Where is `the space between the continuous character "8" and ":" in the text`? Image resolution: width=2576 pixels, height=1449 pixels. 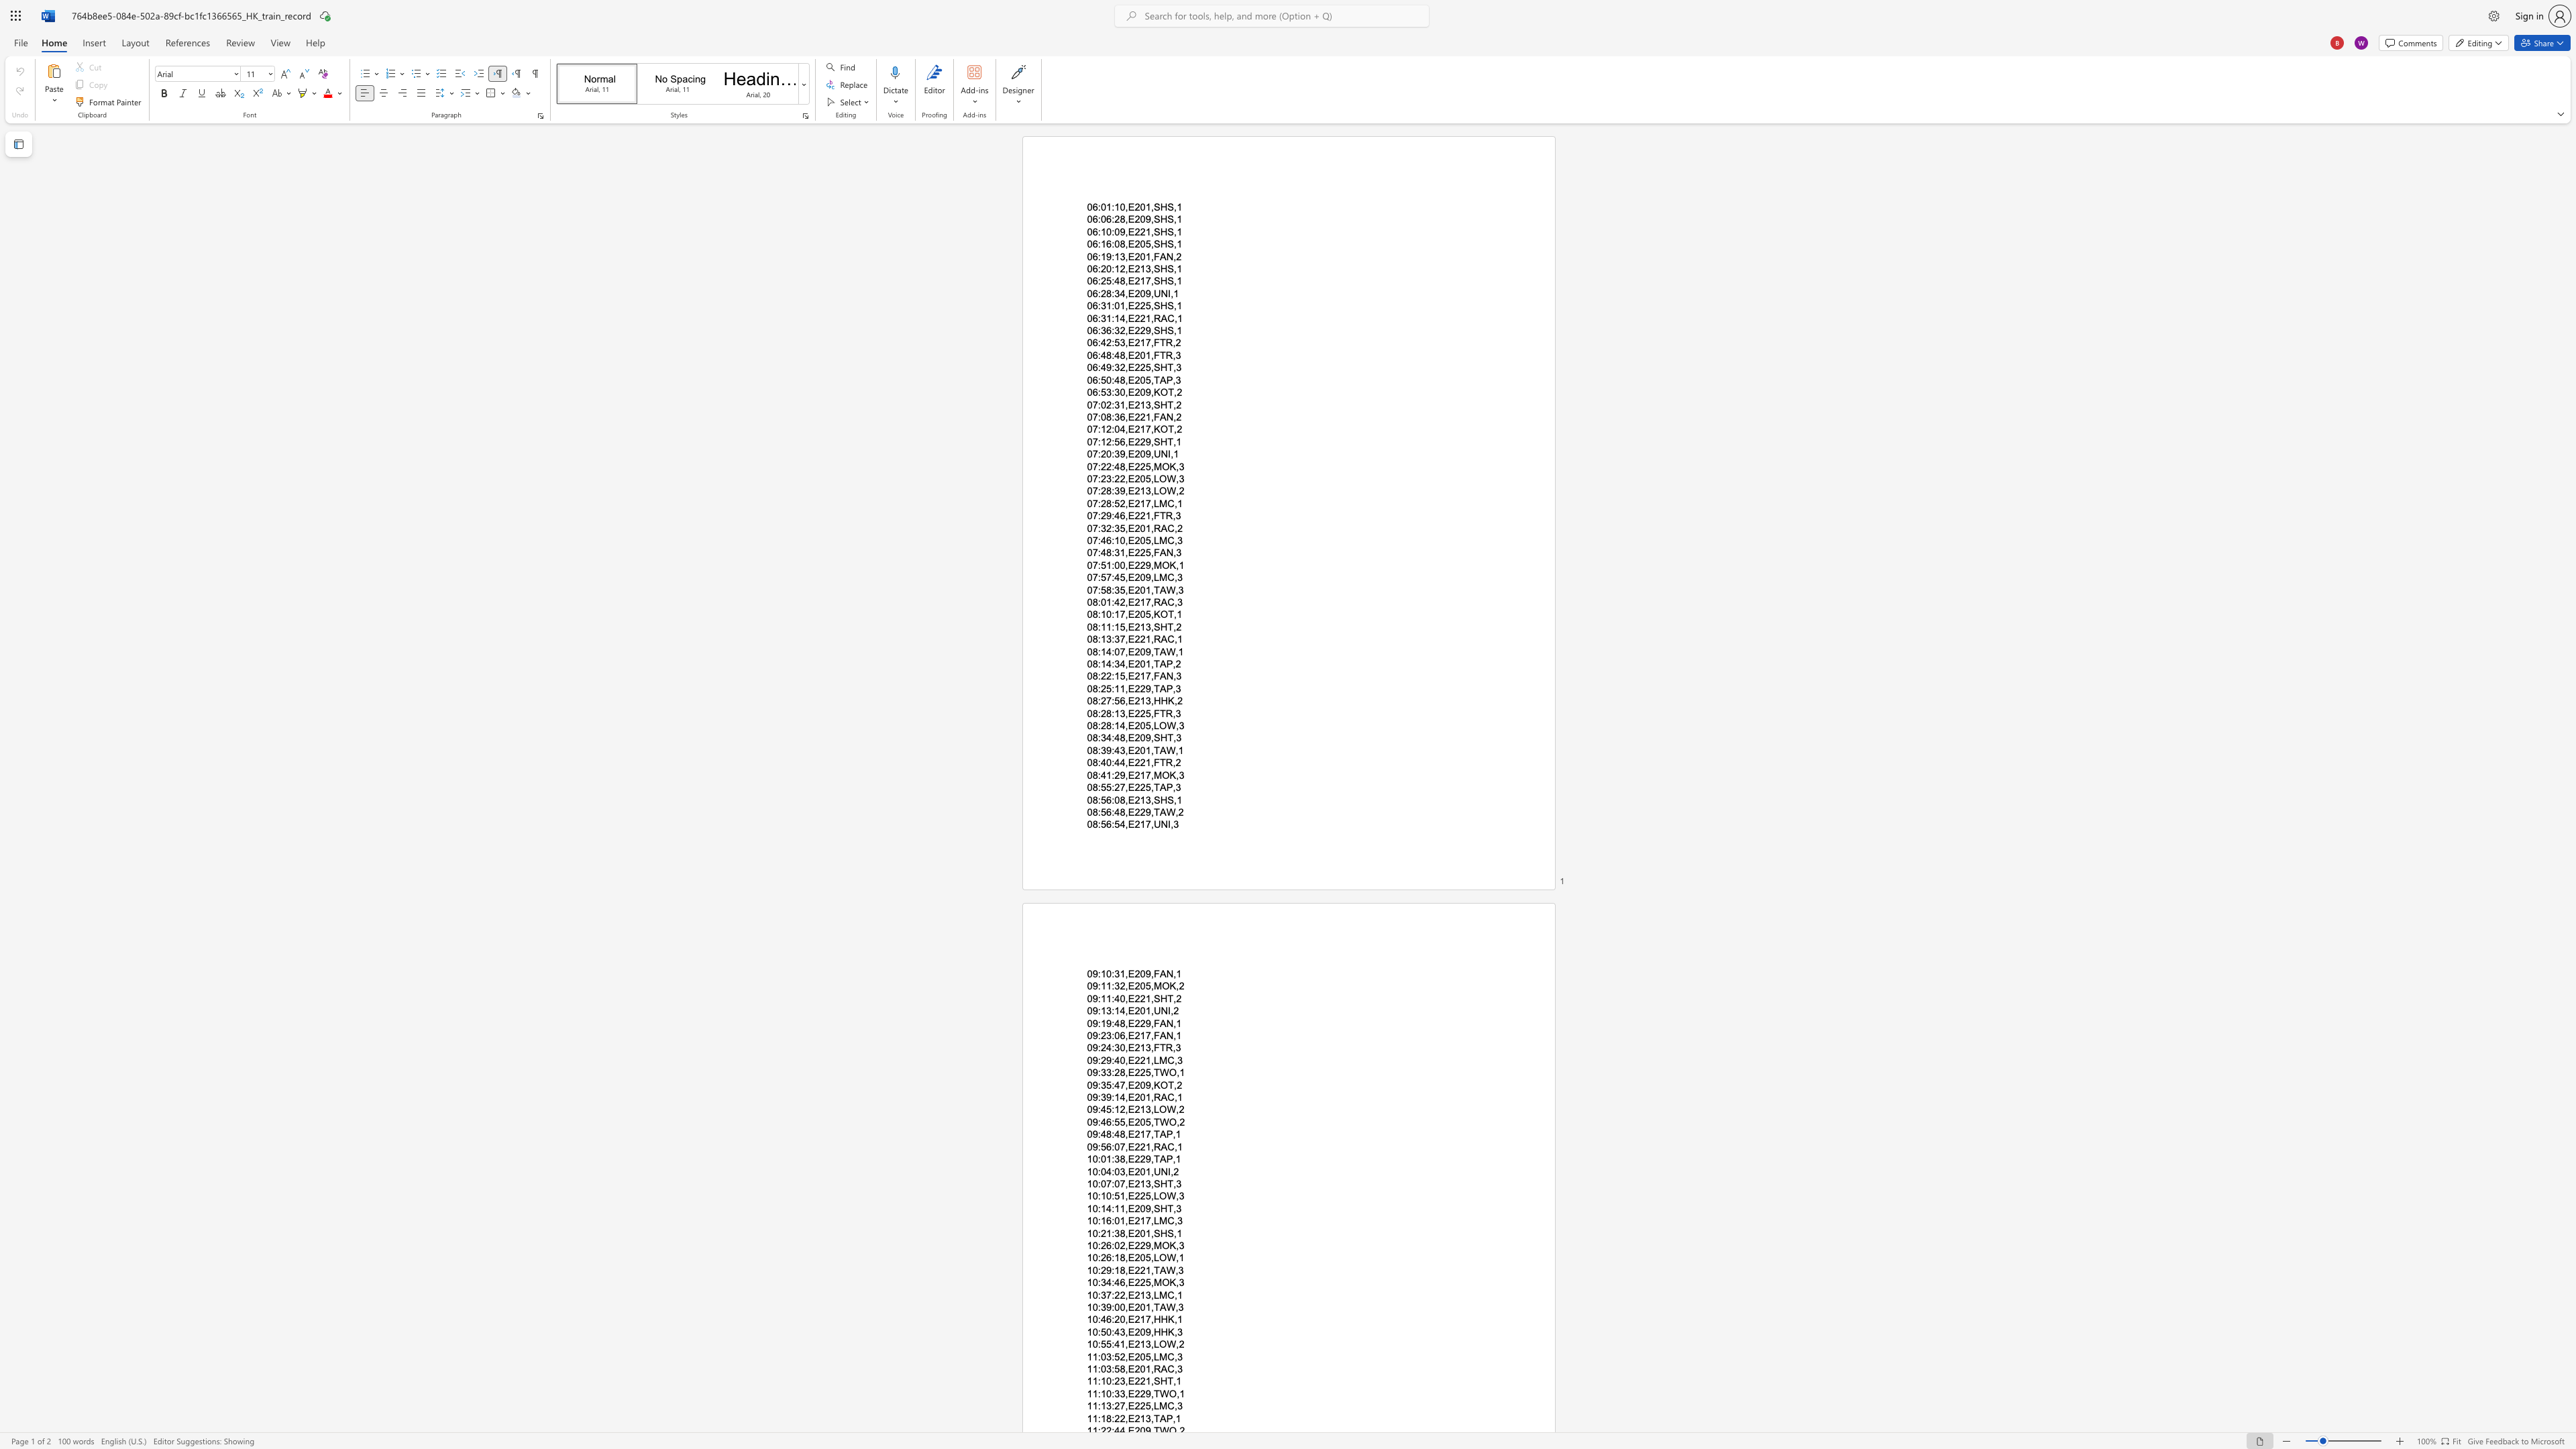
the space between the continuous character "8" and ":" in the text is located at coordinates (1096, 688).